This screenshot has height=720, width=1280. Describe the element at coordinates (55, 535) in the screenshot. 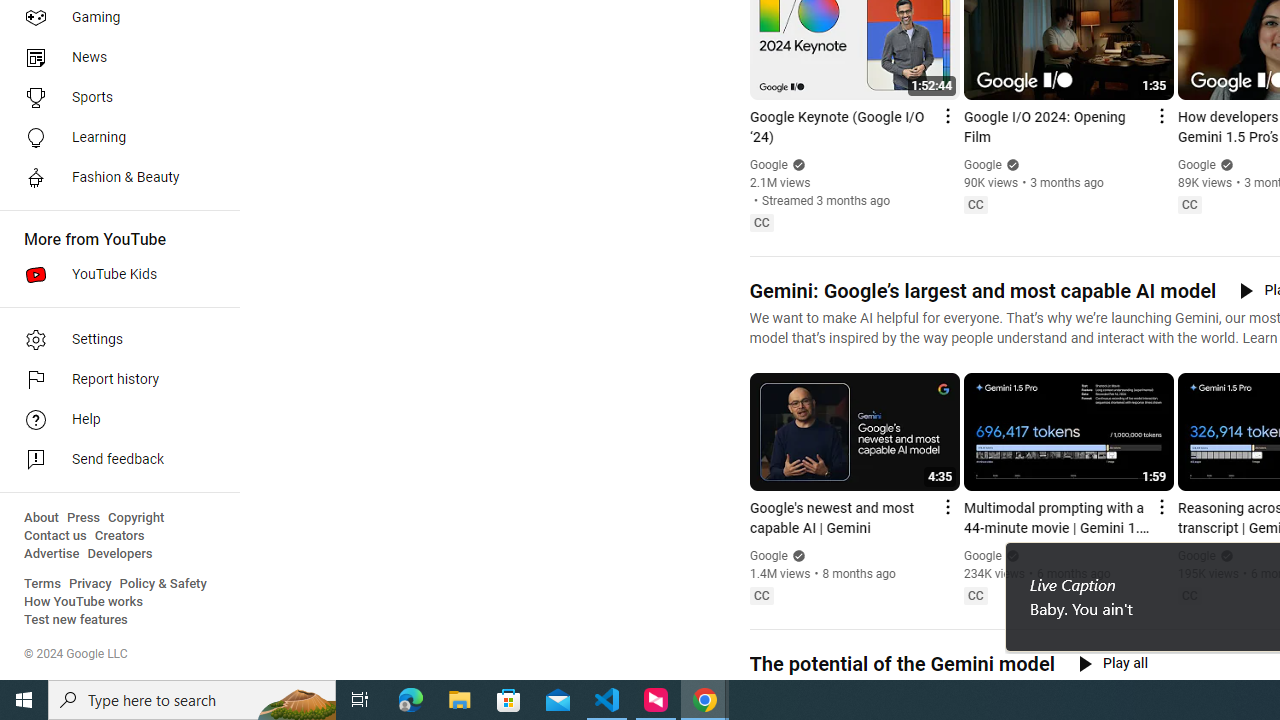

I see `'Contact us'` at that location.